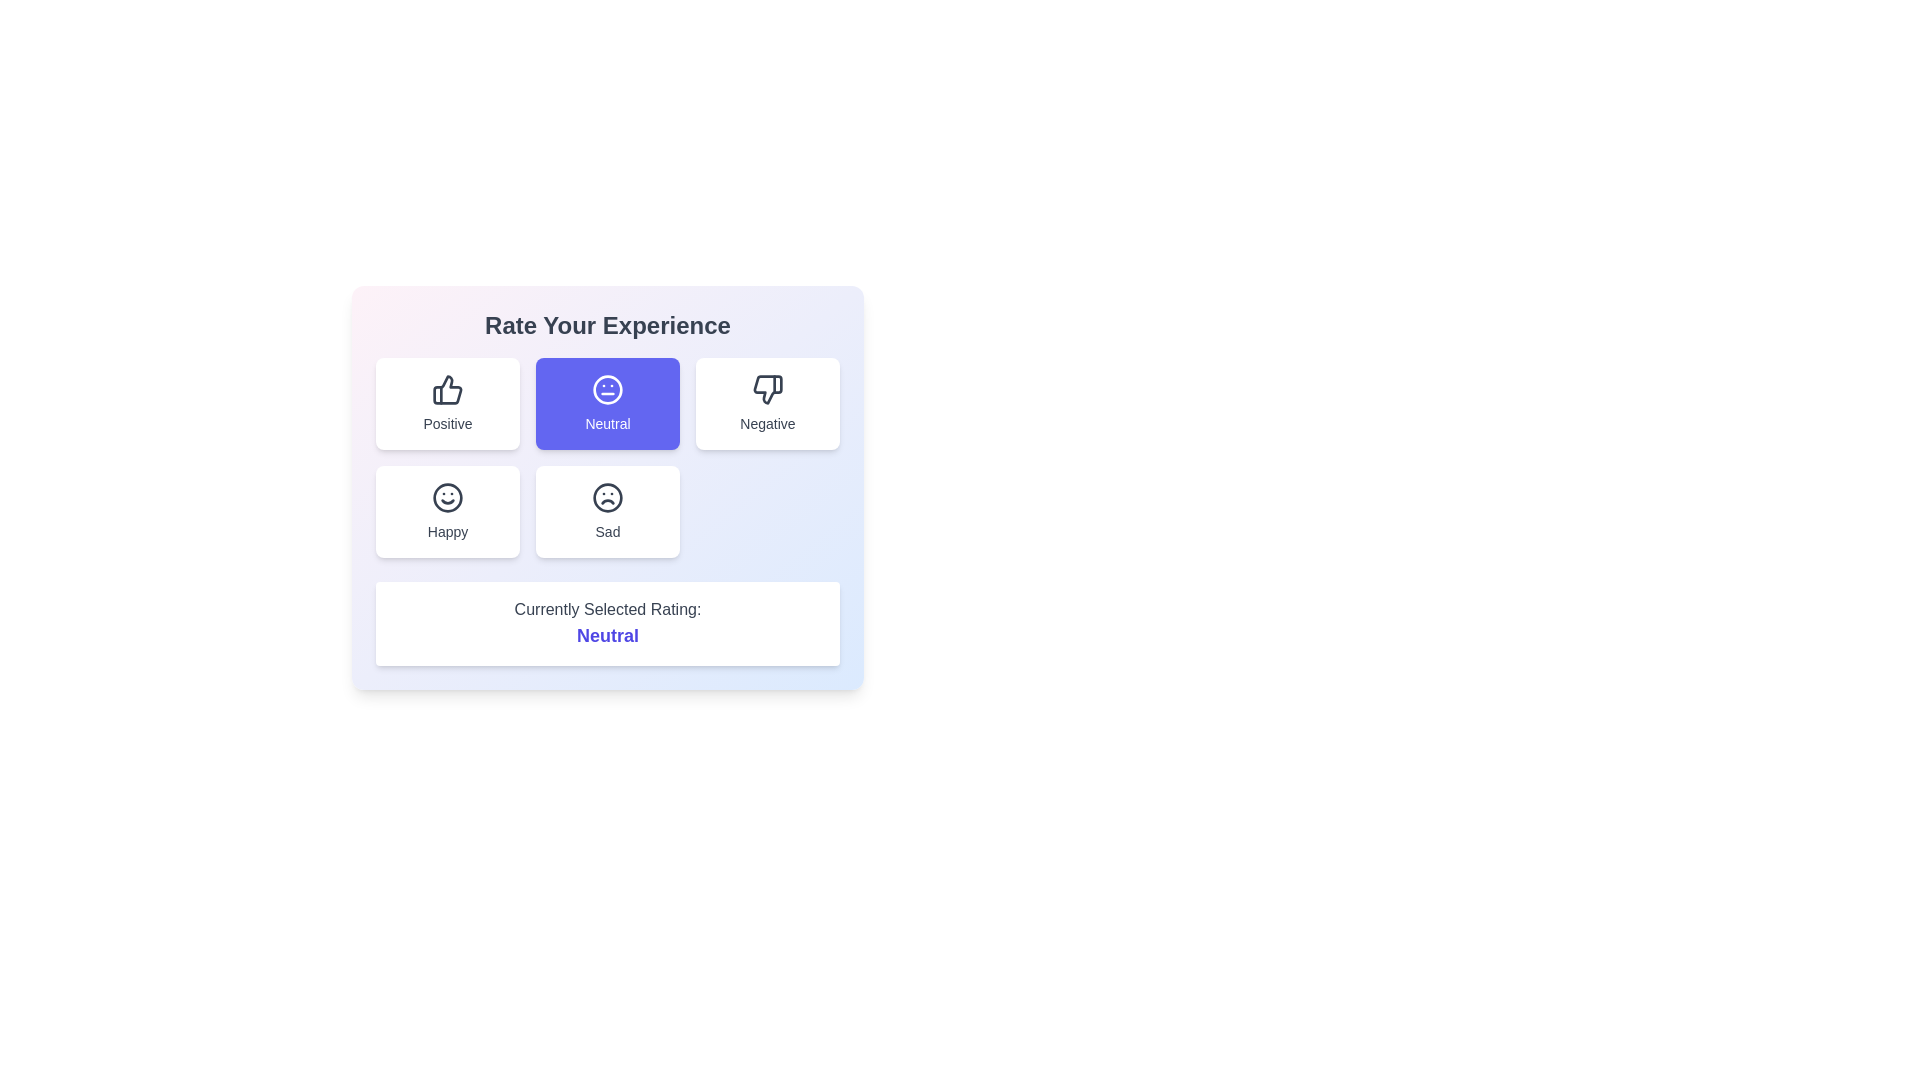  Describe the element at coordinates (607, 404) in the screenshot. I see `the Neutral button to change the selected rating` at that location.